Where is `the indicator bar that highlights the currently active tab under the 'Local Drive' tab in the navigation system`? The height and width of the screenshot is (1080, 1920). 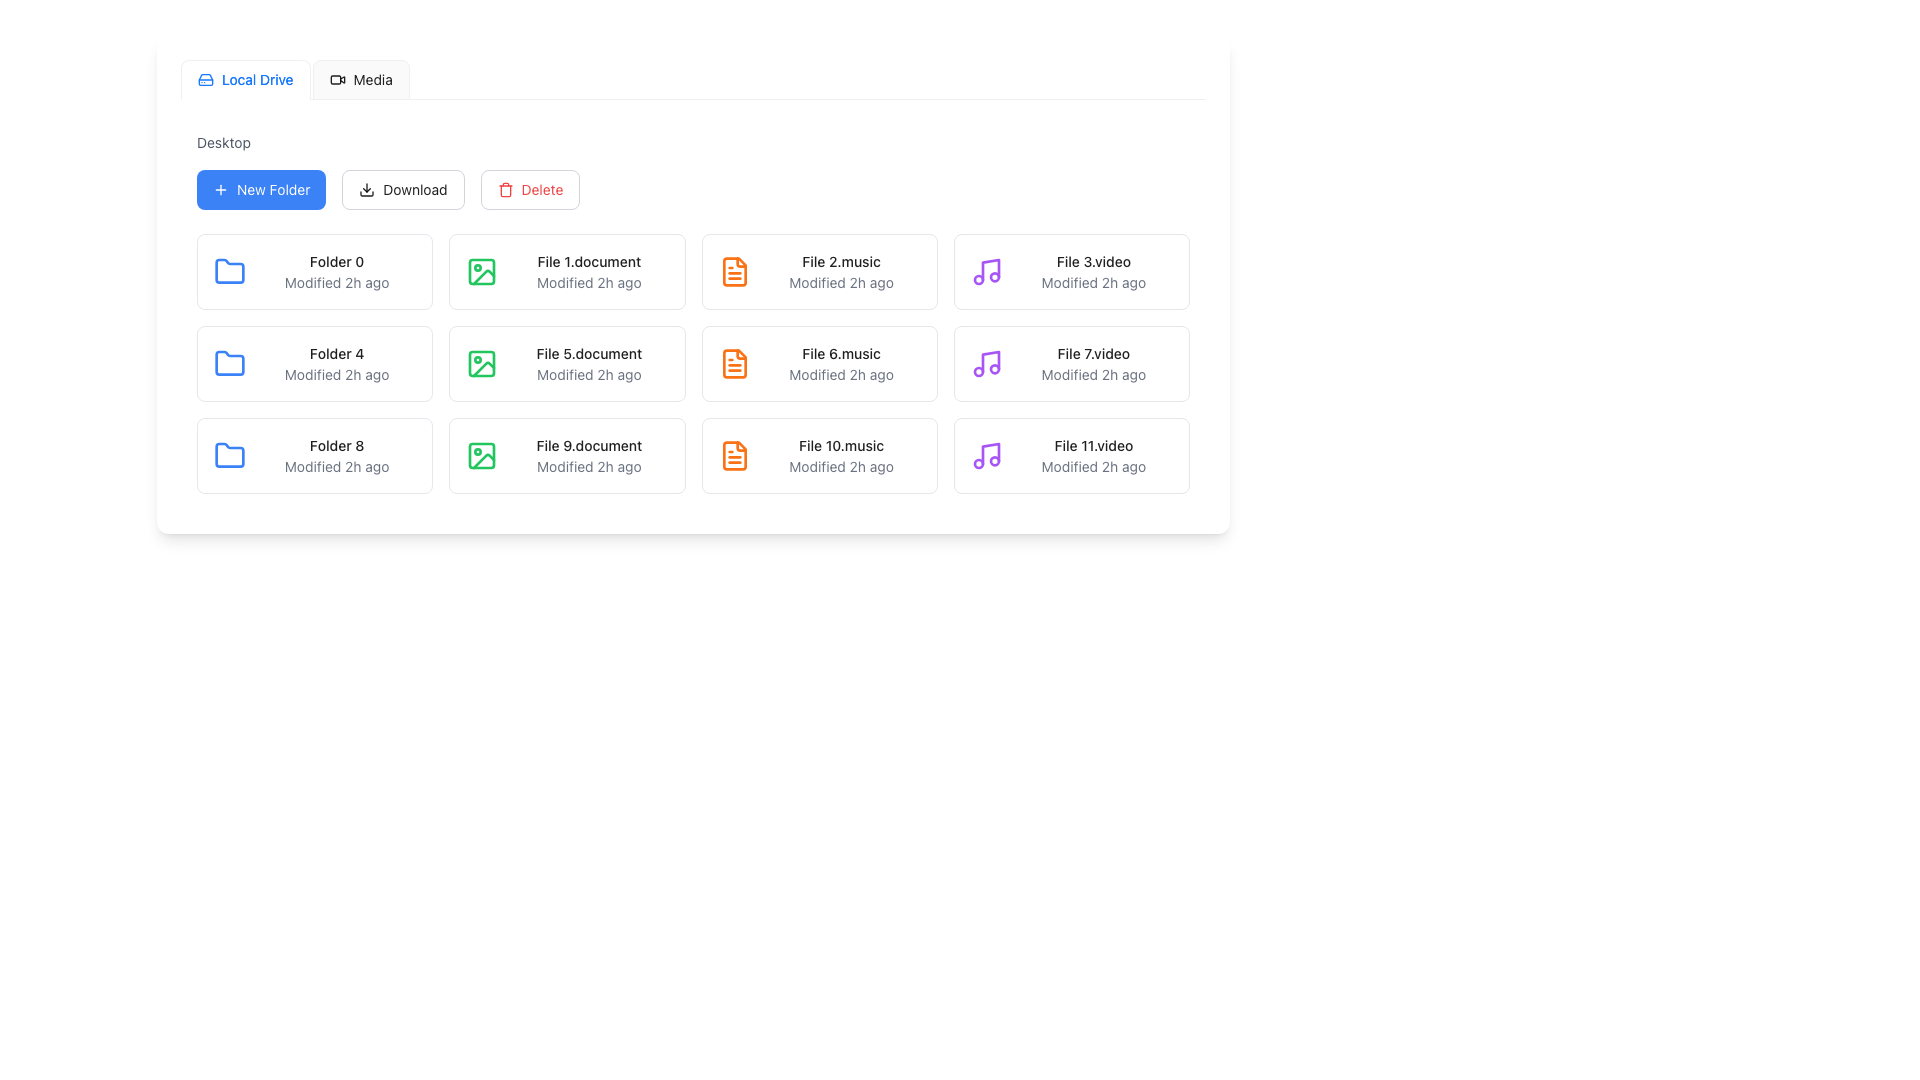 the indicator bar that highlights the currently active tab under the 'Local Drive' tab in the navigation system is located at coordinates (244, 99).